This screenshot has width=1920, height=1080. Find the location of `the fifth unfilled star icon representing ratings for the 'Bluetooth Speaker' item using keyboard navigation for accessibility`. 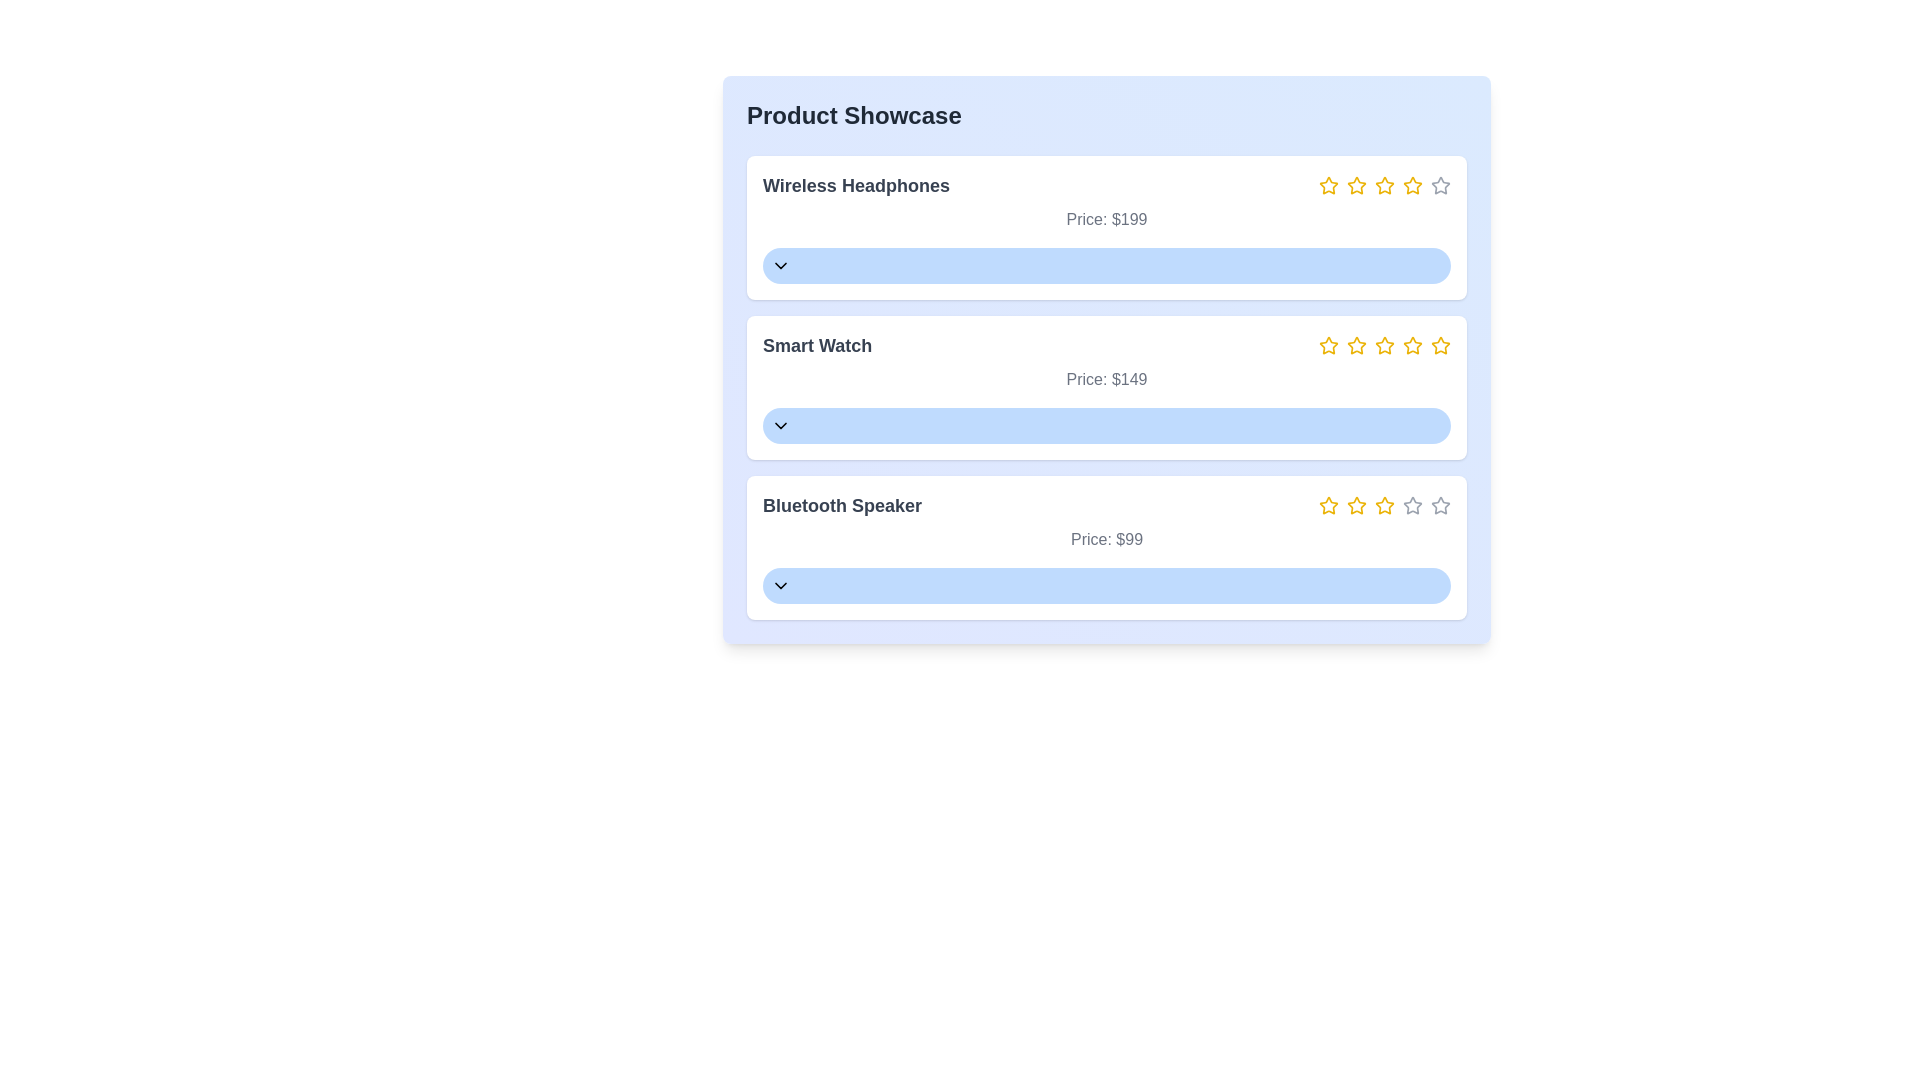

the fifth unfilled star icon representing ratings for the 'Bluetooth Speaker' item using keyboard navigation for accessibility is located at coordinates (1440, 504).